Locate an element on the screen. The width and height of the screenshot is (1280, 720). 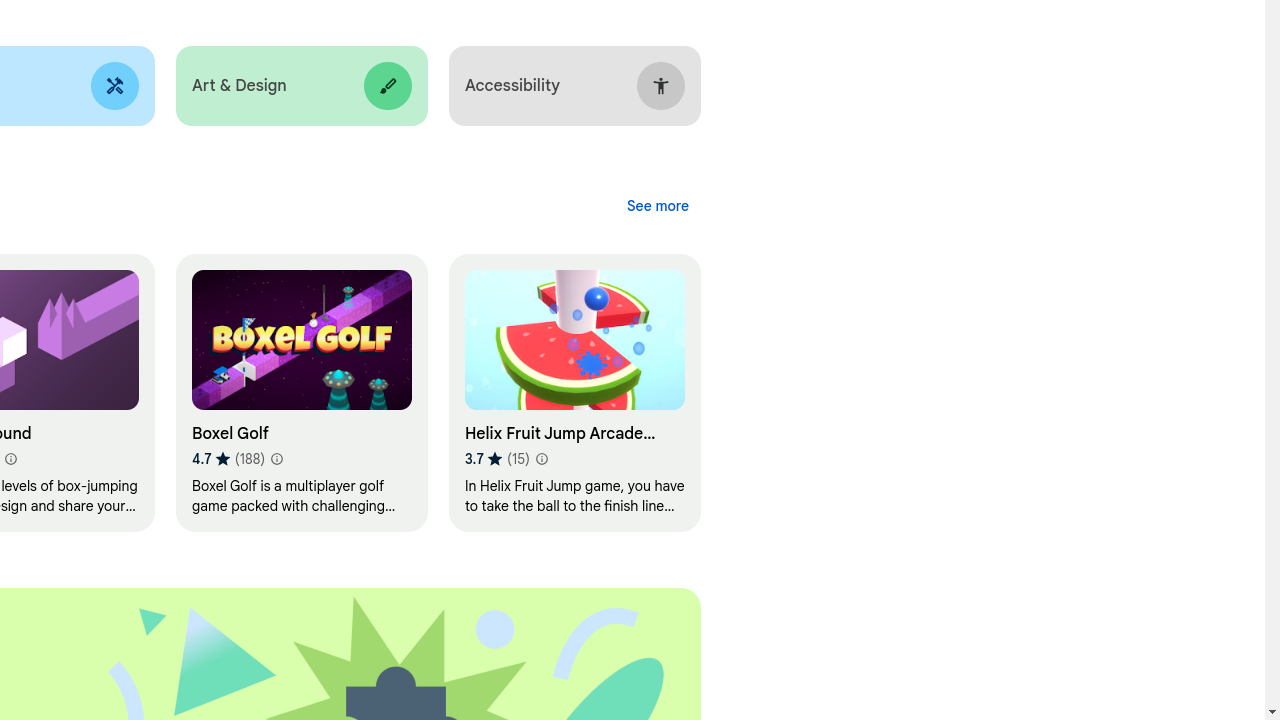
'Helix Fruit Jump Arcade Game' is located at coordinates (573, 393).